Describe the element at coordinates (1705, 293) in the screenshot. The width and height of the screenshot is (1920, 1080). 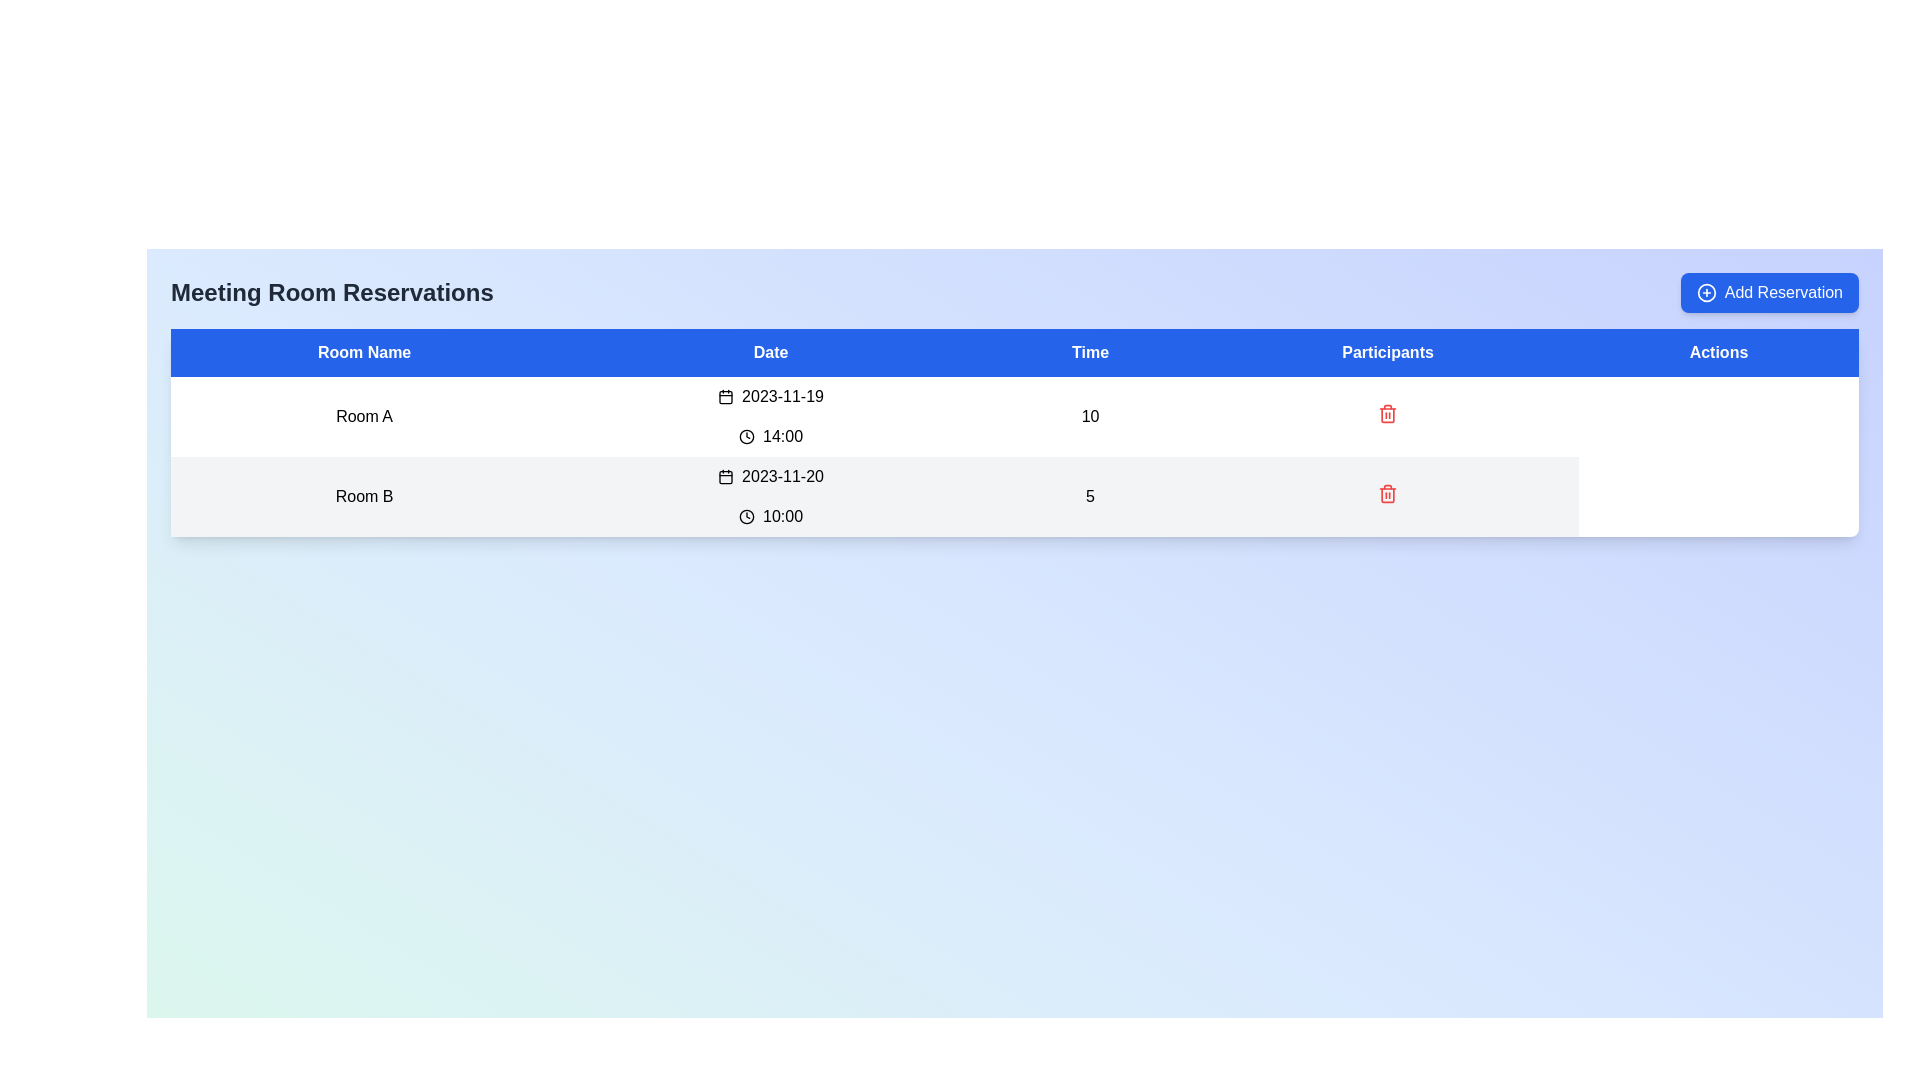
I see `the Decorative icon with a blue background and white plus symbol, which is located inside the button labeled 'Add Reservation' in the top-right corner of the interface` at that location.